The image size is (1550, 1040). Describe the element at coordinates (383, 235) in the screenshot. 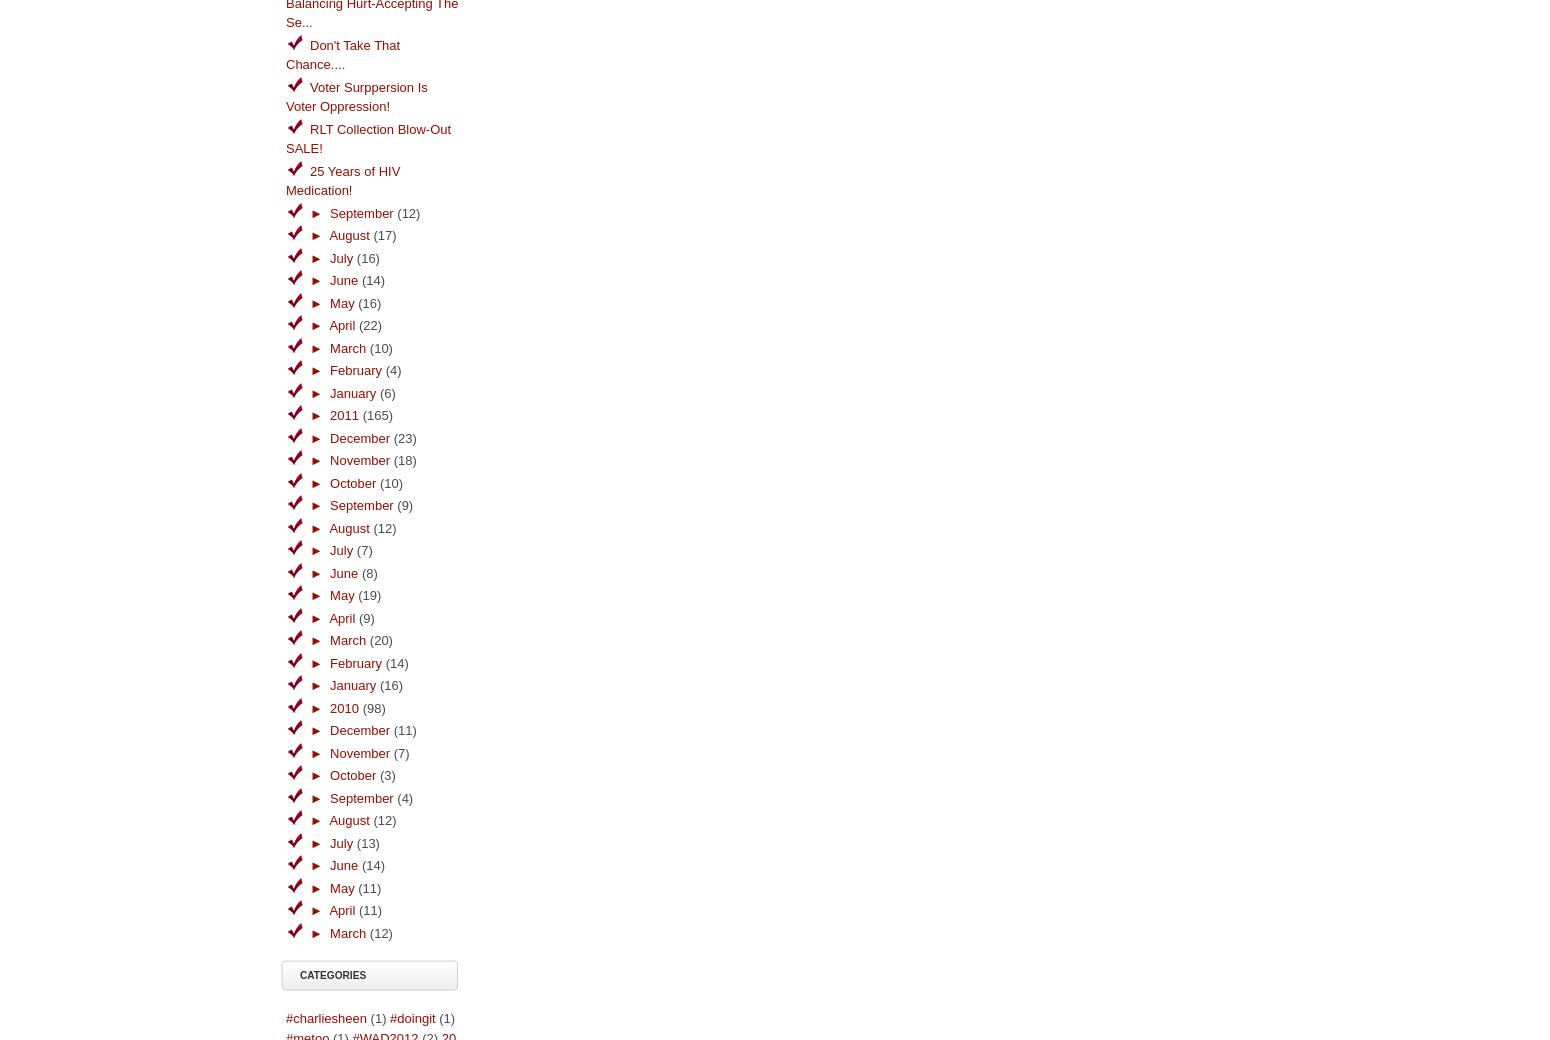

I see `'(17)'` at that location.